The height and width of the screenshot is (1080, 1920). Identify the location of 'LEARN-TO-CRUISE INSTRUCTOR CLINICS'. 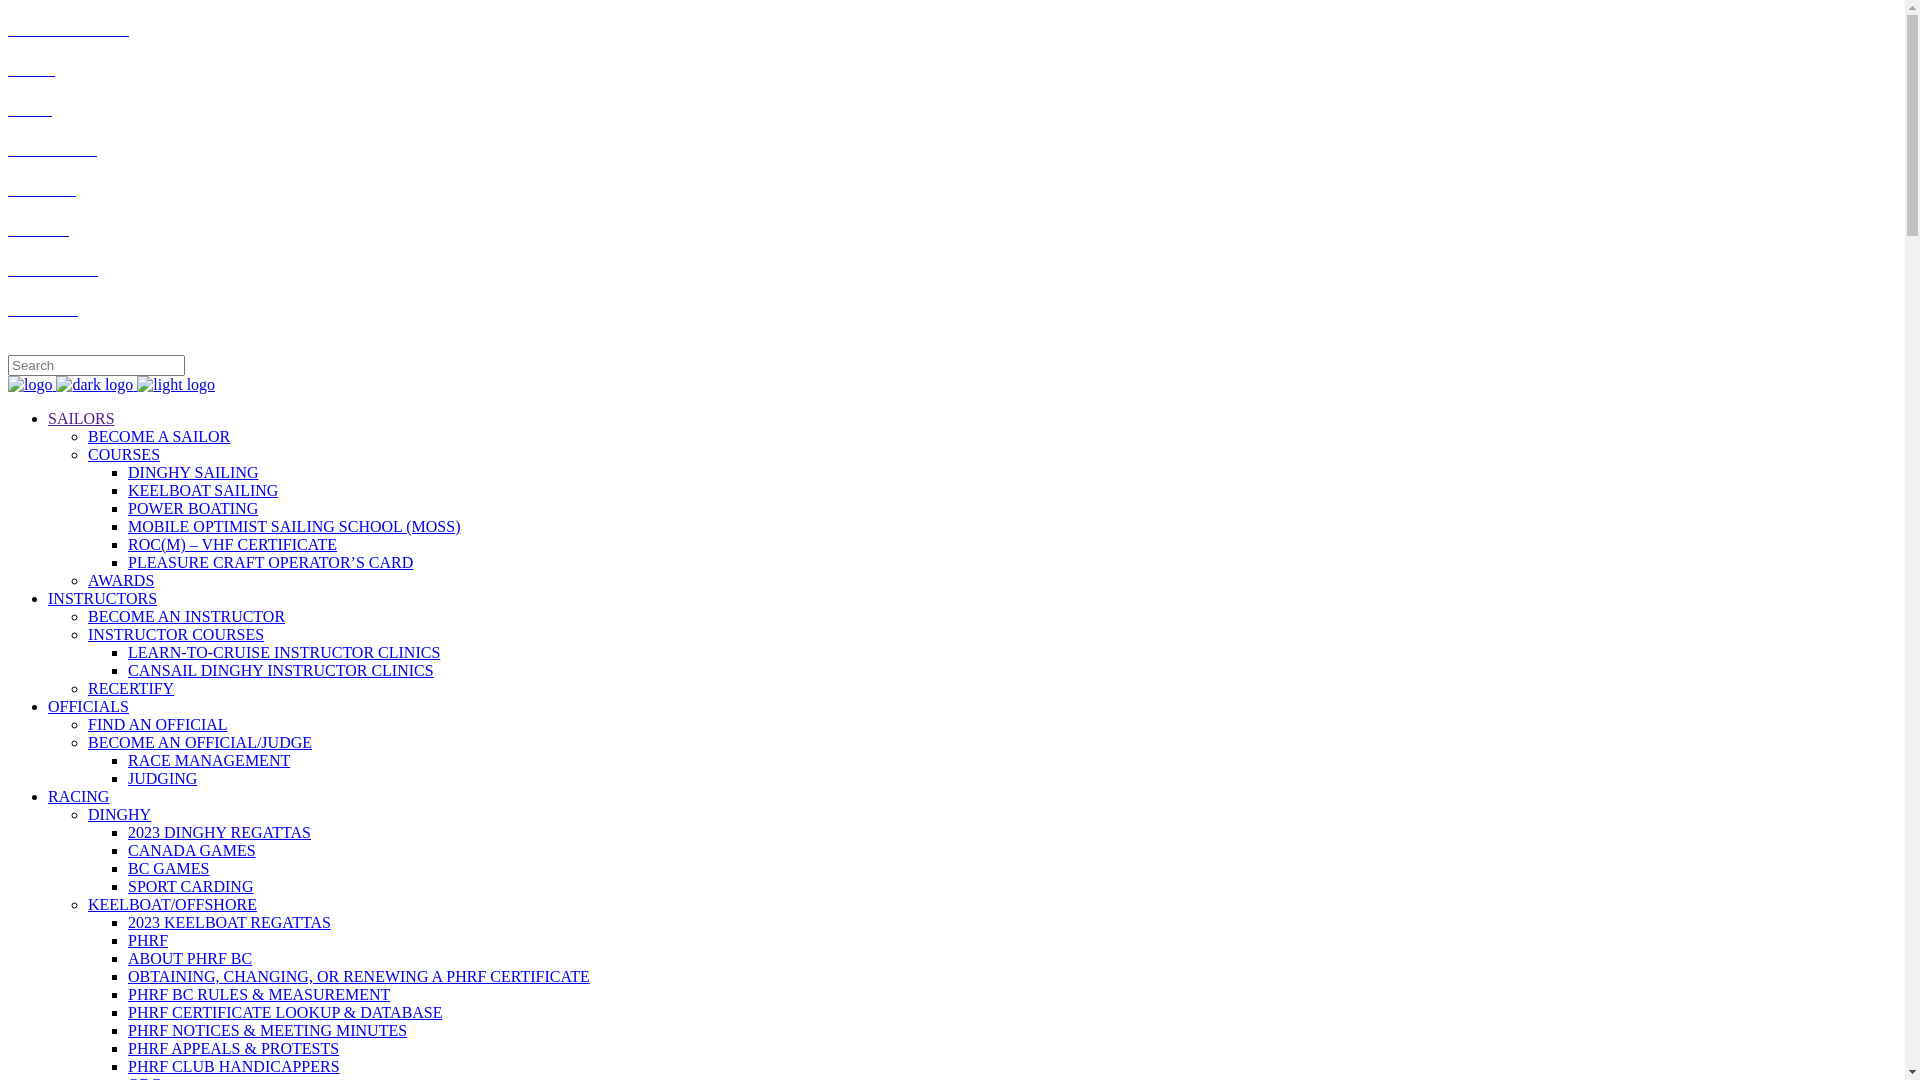
(282, 652).